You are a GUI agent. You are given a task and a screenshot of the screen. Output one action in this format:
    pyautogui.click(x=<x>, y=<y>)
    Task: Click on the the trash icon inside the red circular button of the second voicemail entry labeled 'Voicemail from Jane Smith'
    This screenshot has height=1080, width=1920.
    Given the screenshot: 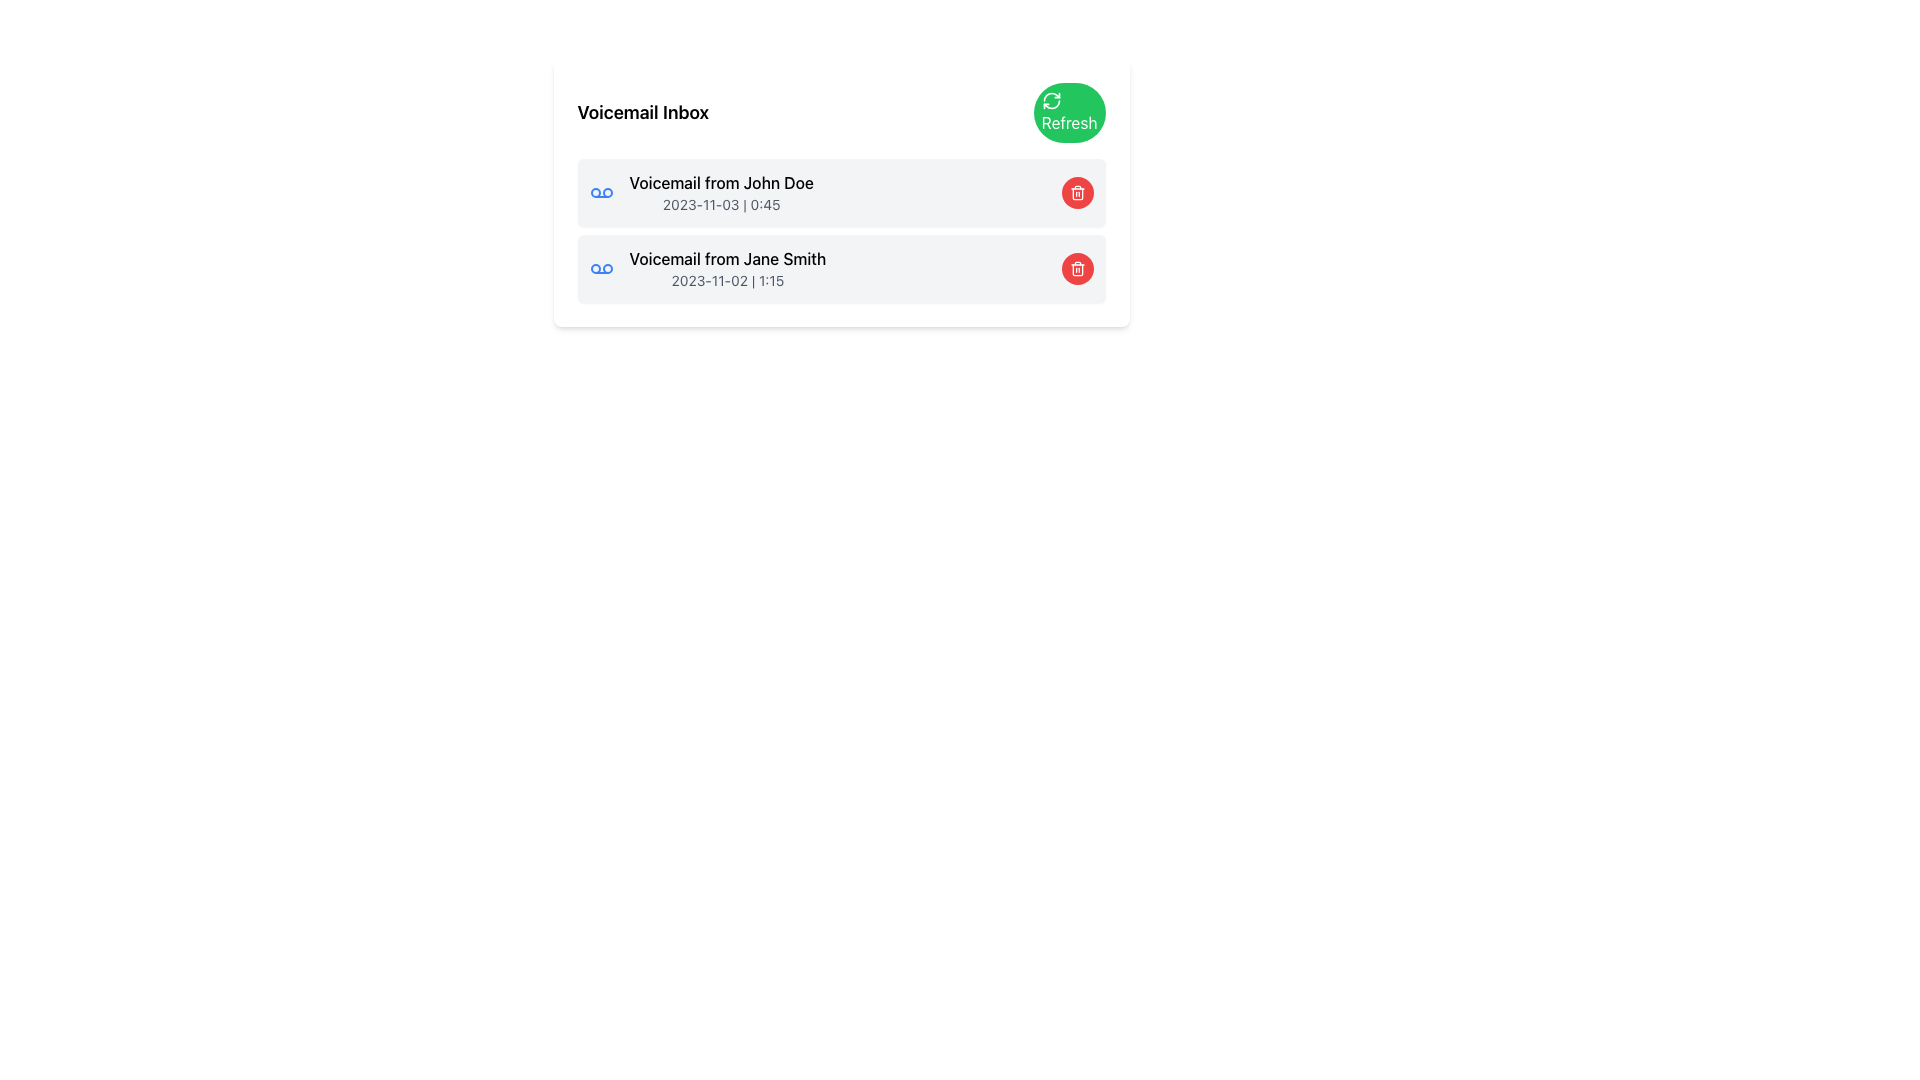 What is the action you would take?
    pyautogui.click(x=1076, y=268)
    